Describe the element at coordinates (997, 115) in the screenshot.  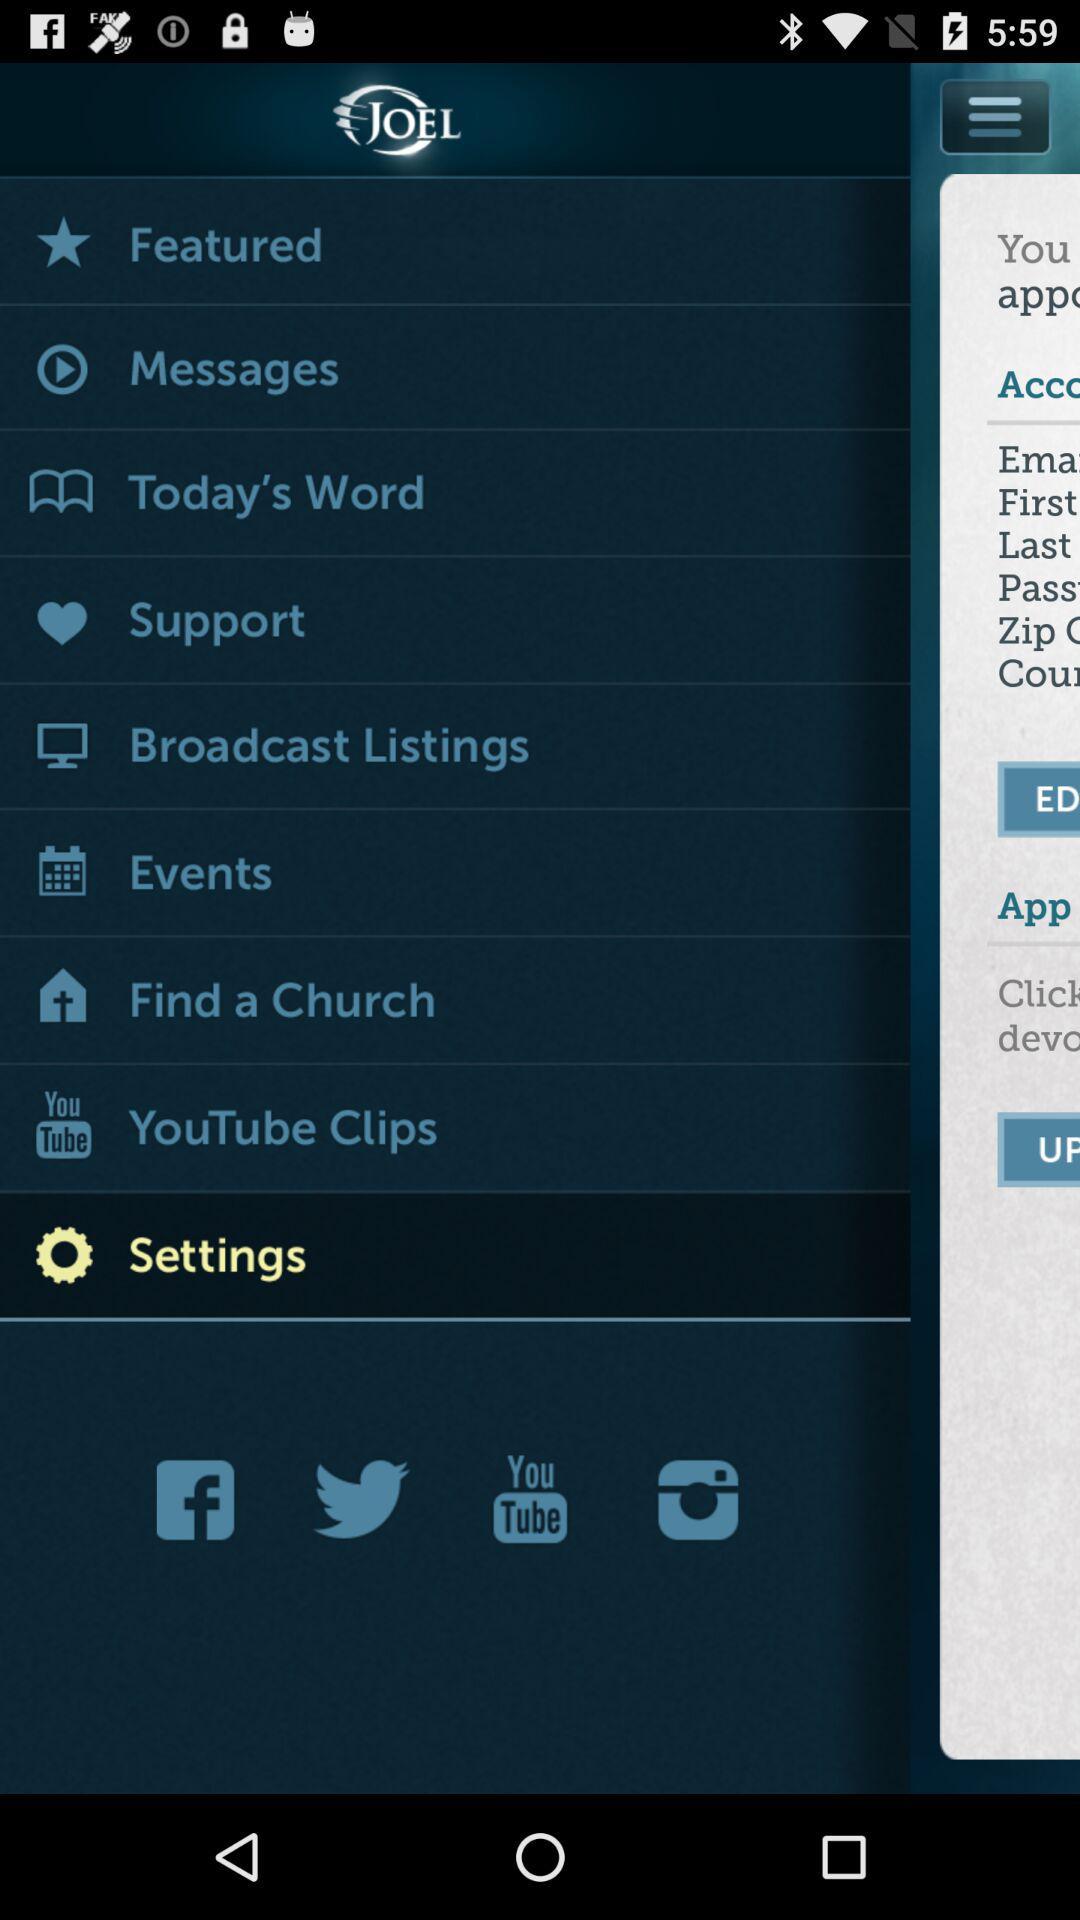
I see `open main menu` at that location.